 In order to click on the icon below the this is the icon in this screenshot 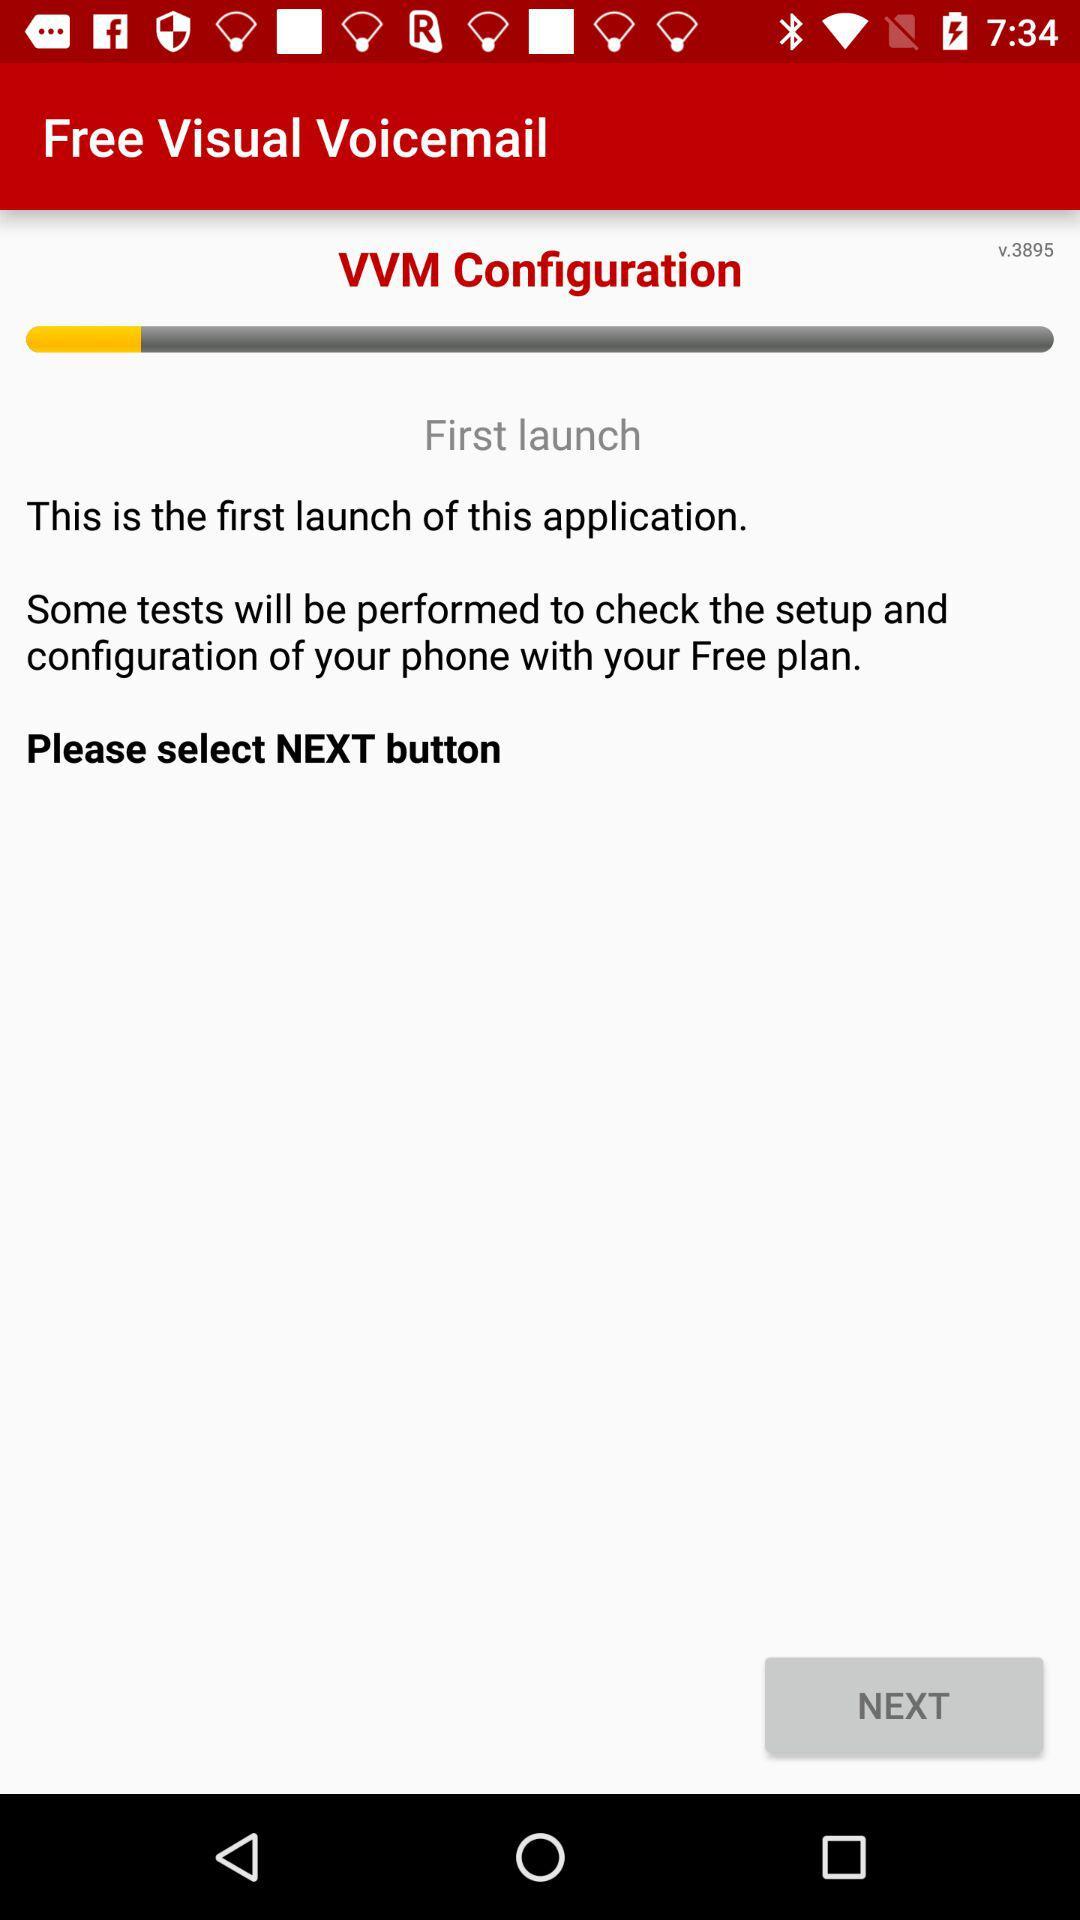, I will do `click(904, 1703)`.